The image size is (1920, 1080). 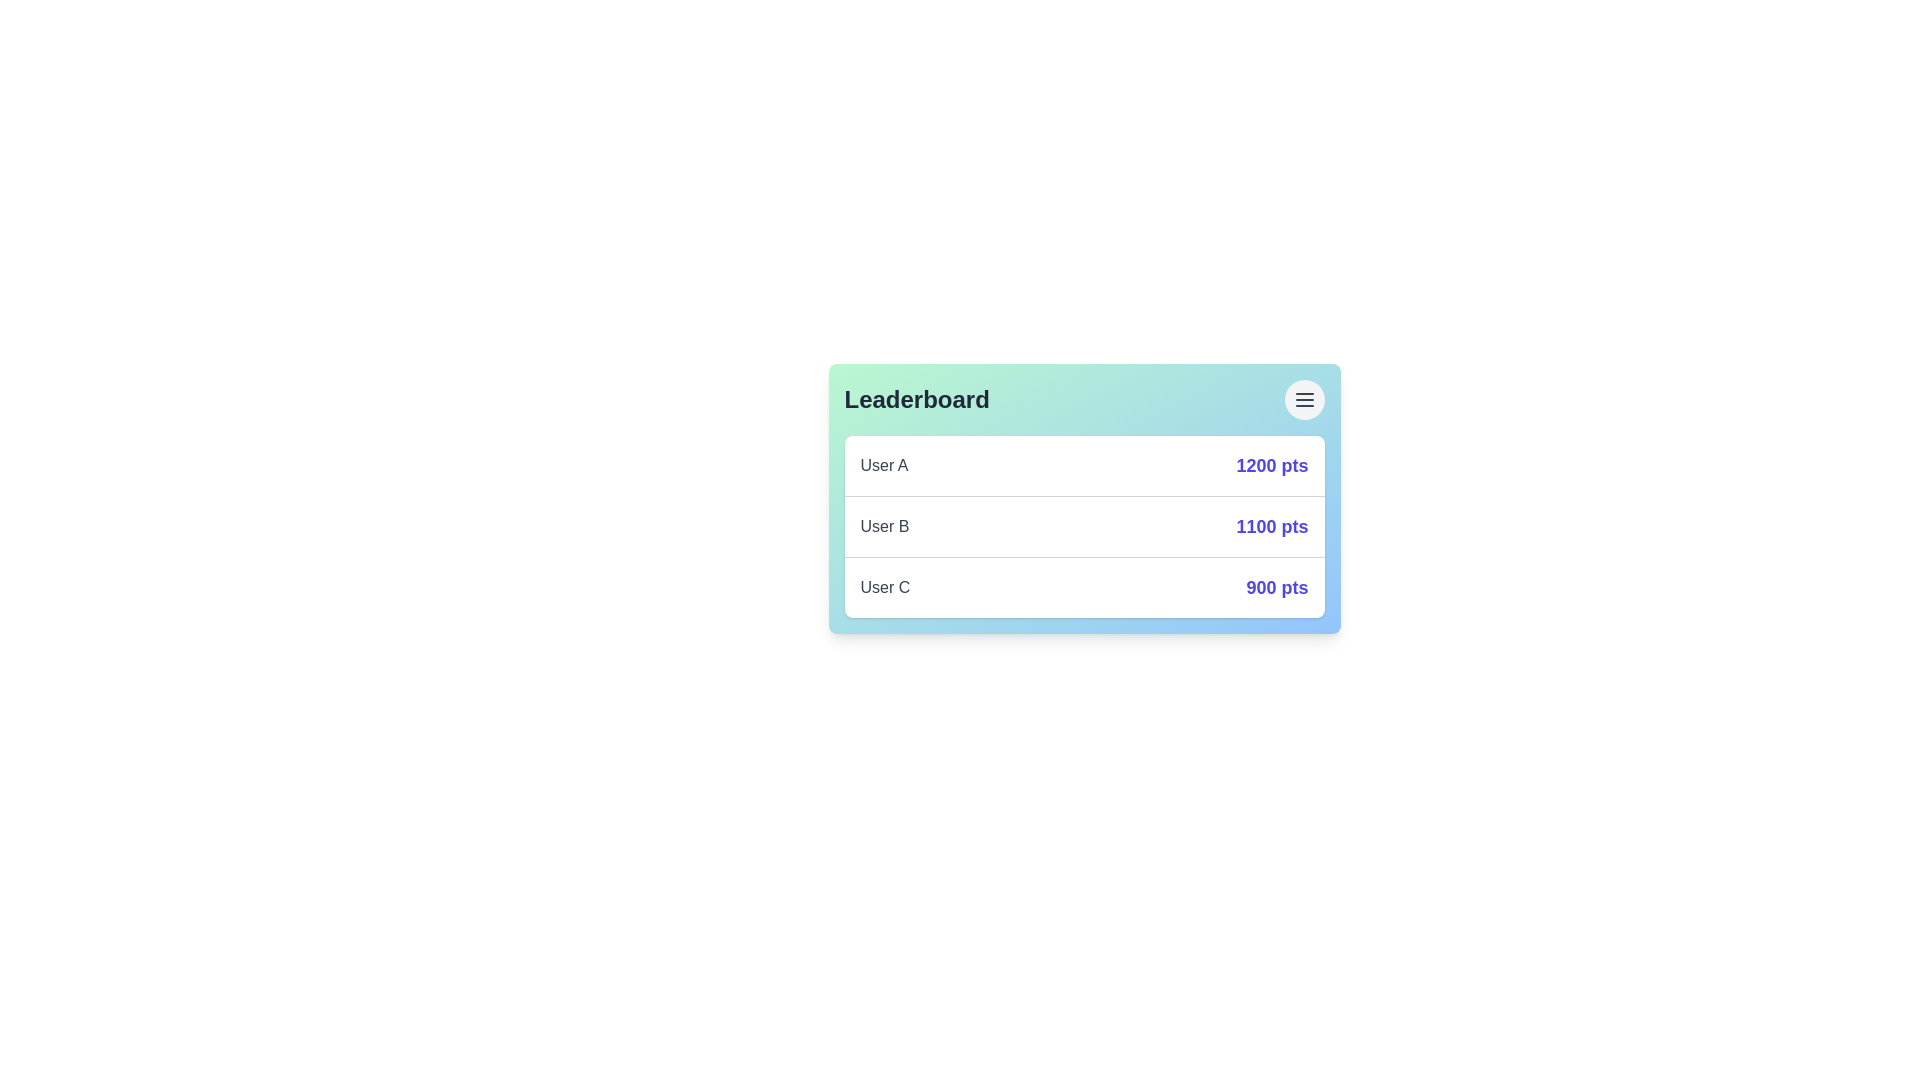 I want to click on the leaderboard entry of User B, so click(x=1083, y=525).